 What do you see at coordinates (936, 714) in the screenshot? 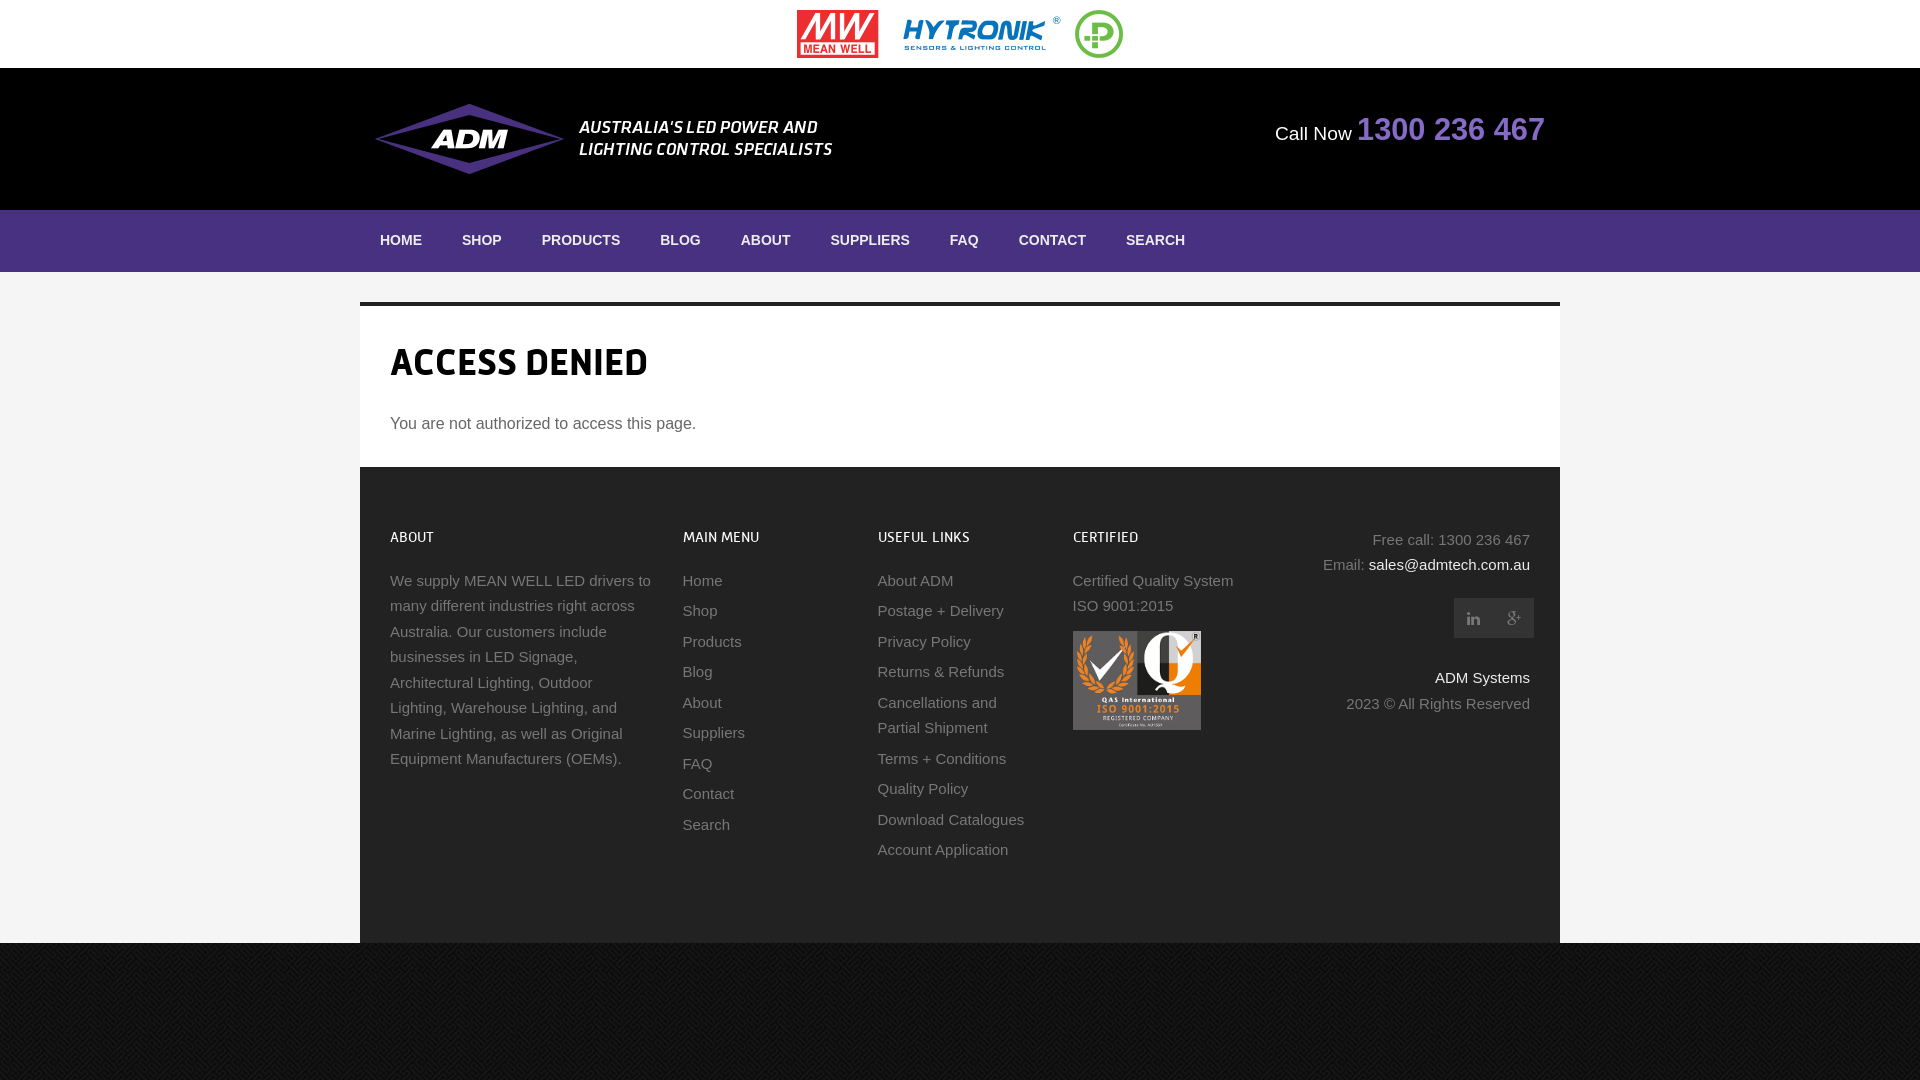
I see `'Cancellations and Partial Shipment'` at bounding box center [936, 714].